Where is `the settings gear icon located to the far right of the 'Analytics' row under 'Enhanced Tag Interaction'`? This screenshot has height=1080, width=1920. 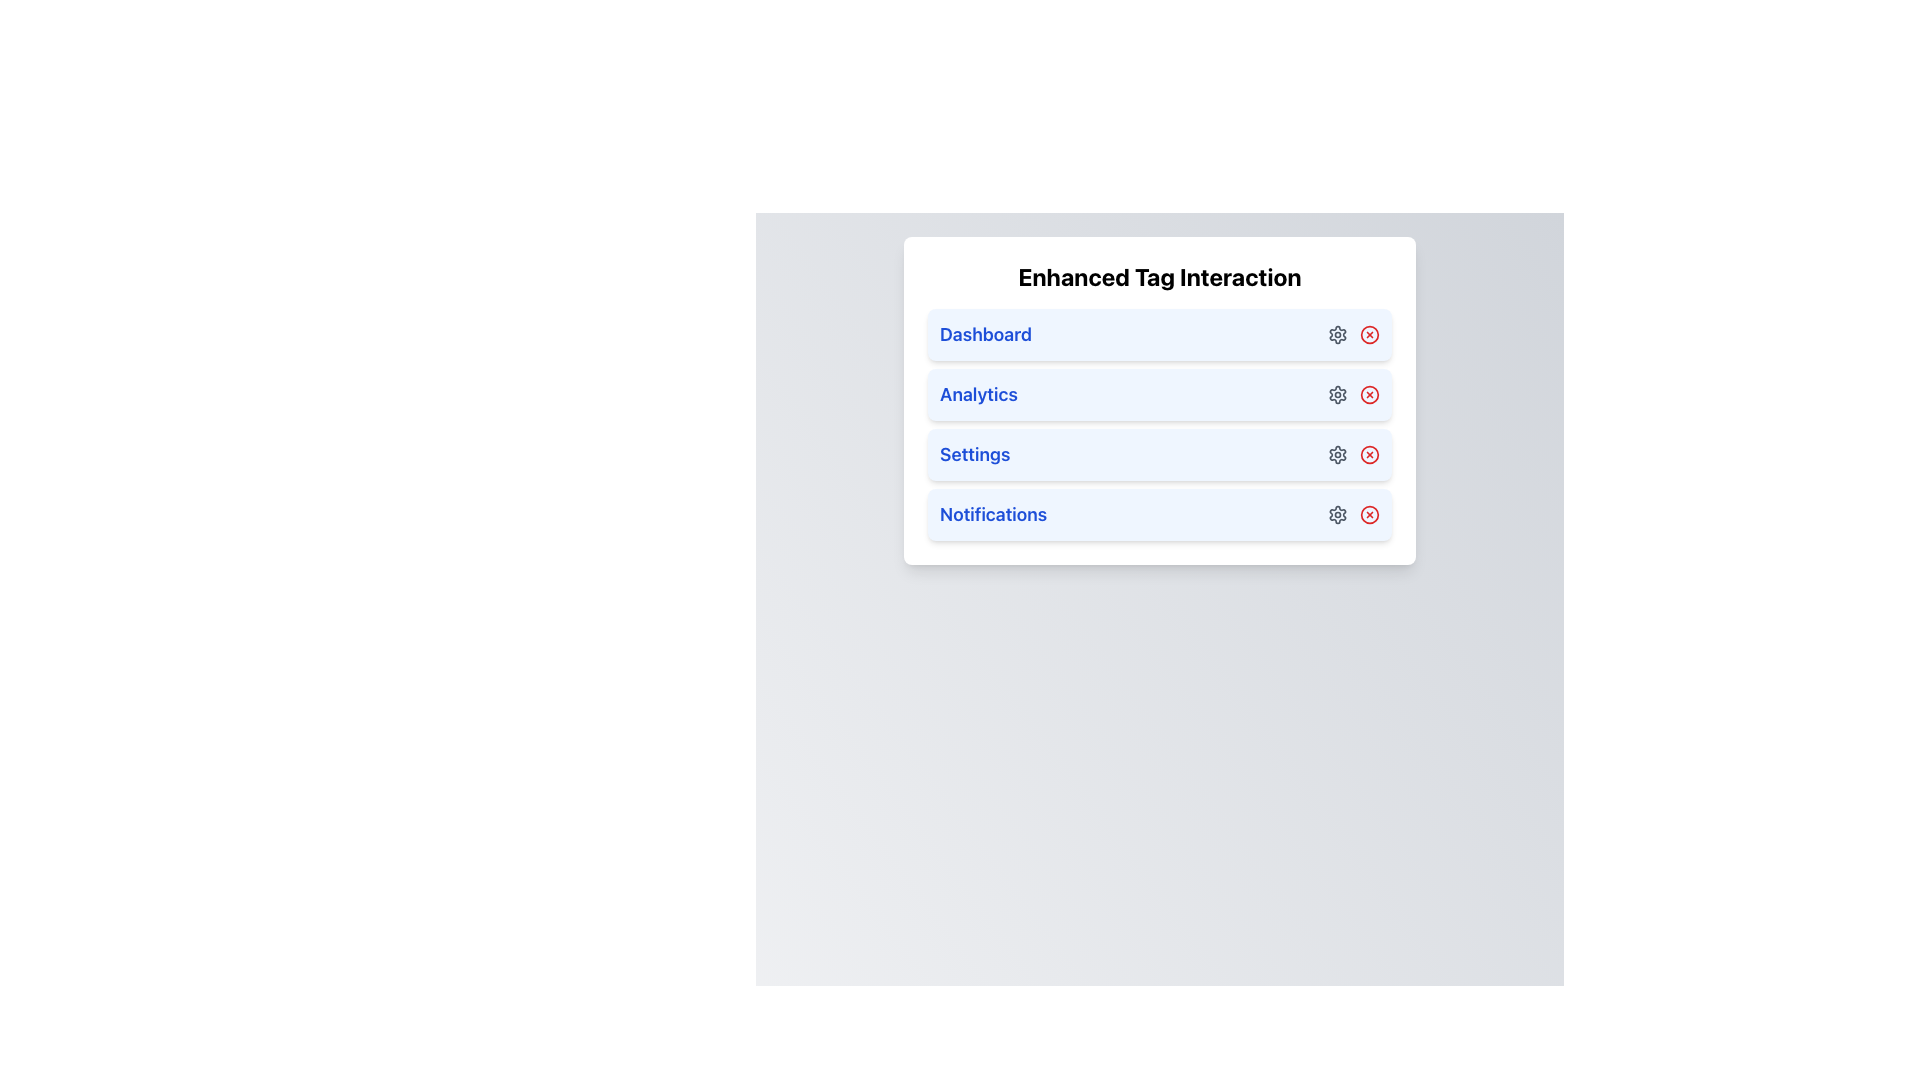
the settings gear icon located to the far right of the 'Analytics' row under 'Enhanced Tag Interaction' is located at coordinates (1353, 394).